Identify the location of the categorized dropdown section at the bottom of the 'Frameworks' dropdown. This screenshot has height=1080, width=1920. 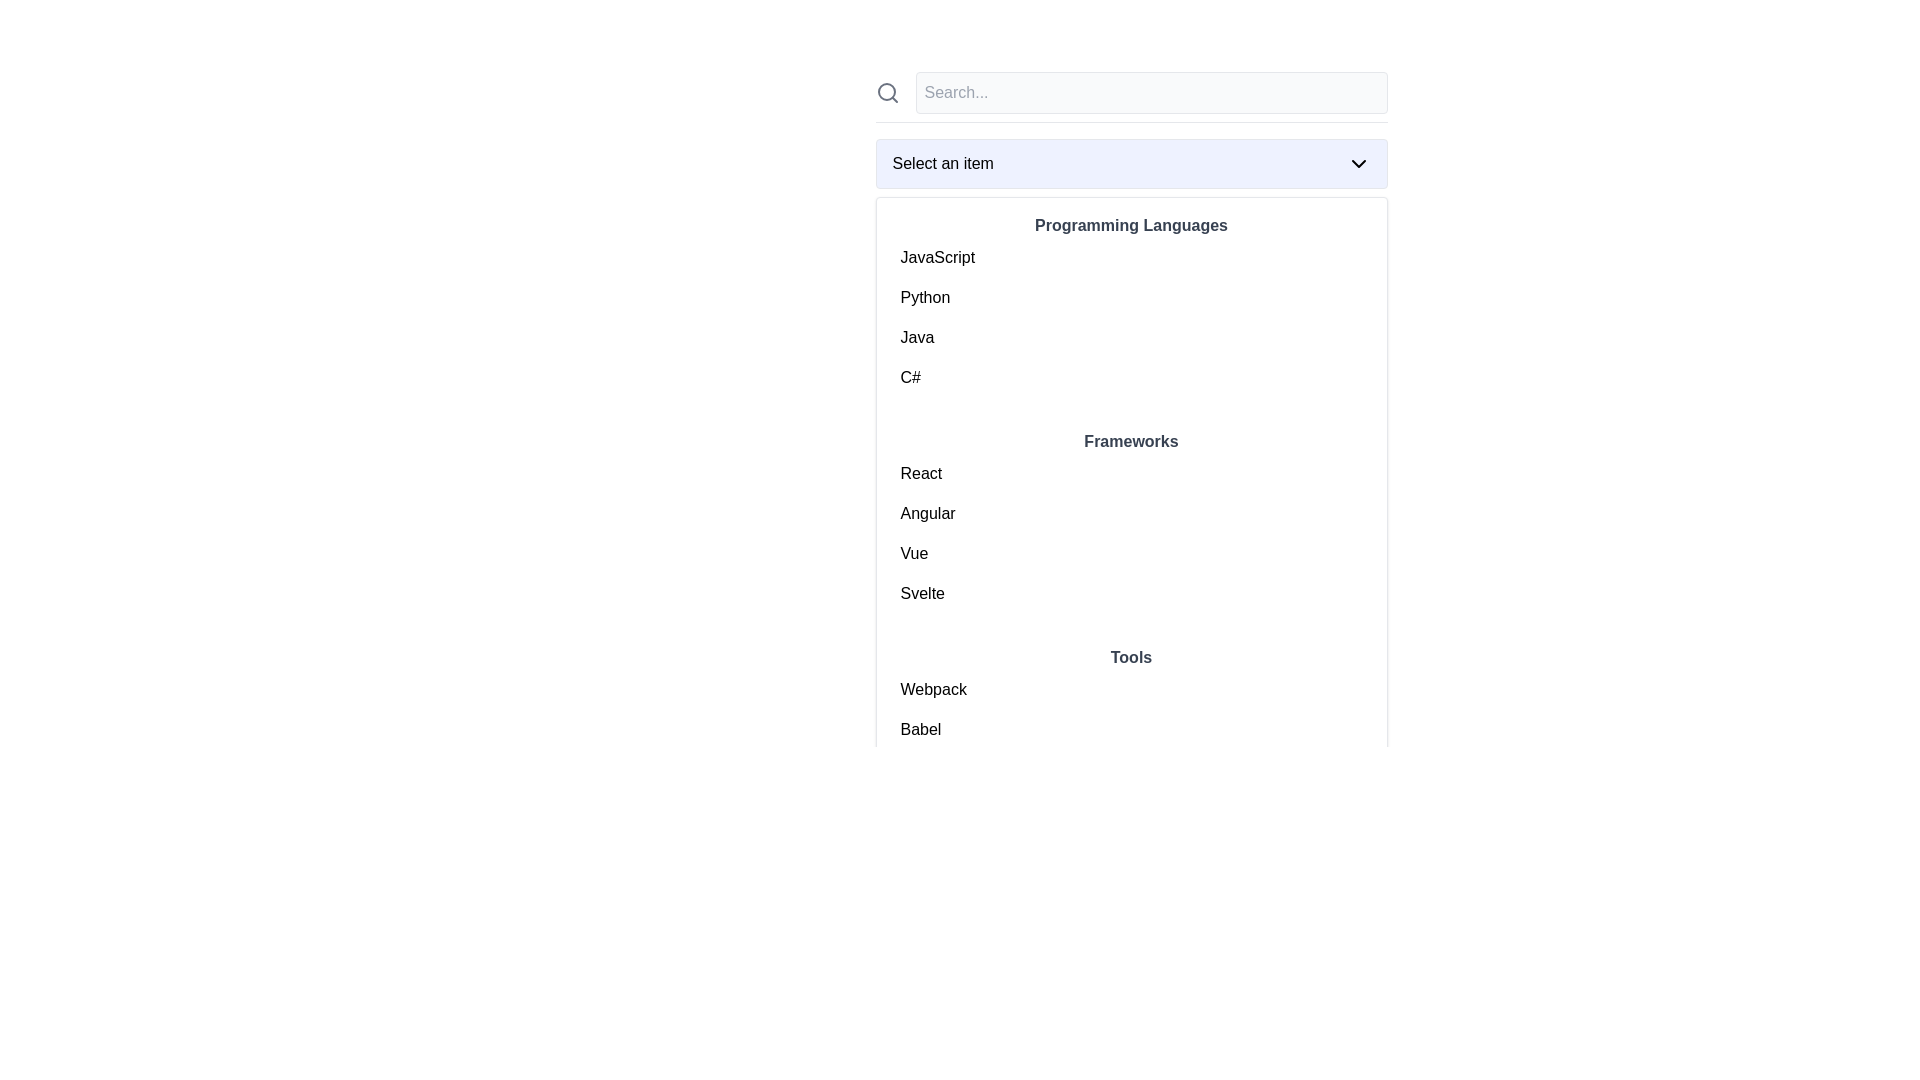
(1131, 737).